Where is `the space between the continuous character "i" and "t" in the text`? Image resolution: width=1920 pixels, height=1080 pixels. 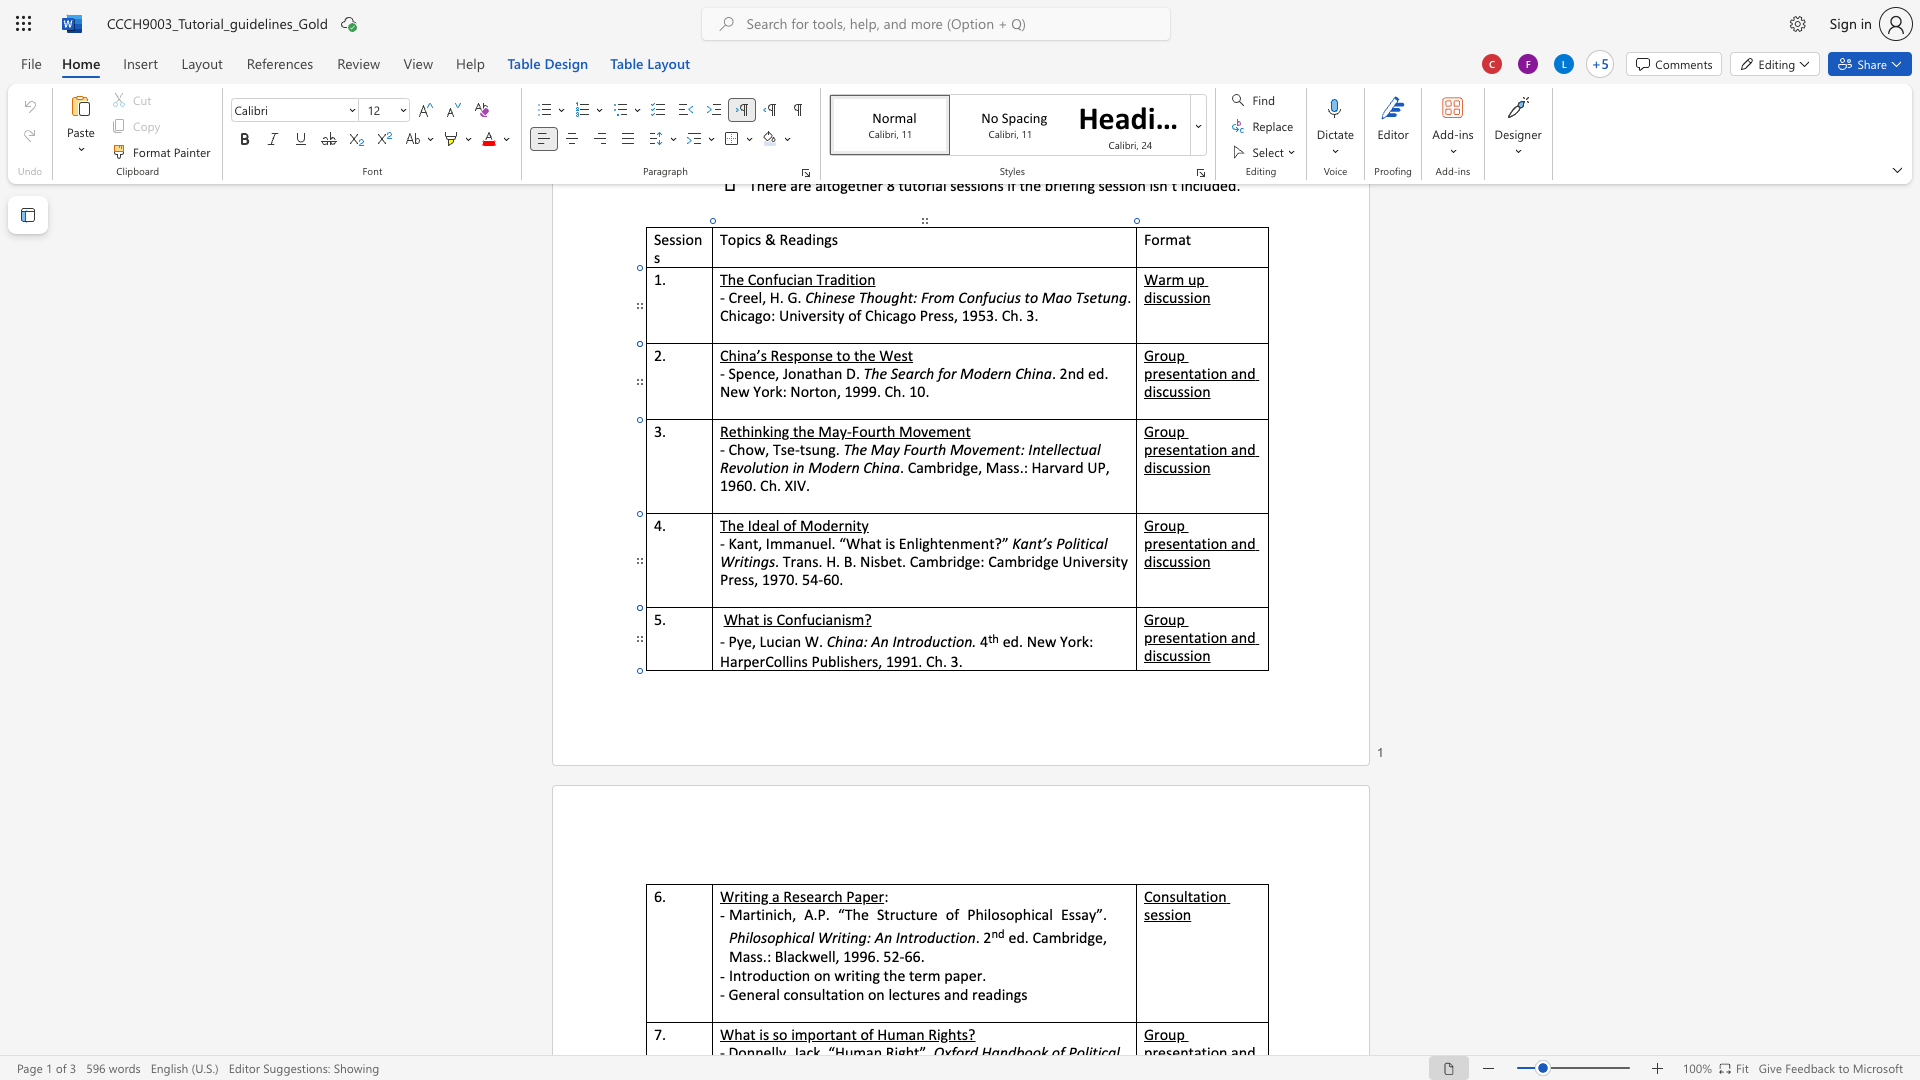 the space between the continuous character "i" and "t" in the text is located at coordinates (743, 895).